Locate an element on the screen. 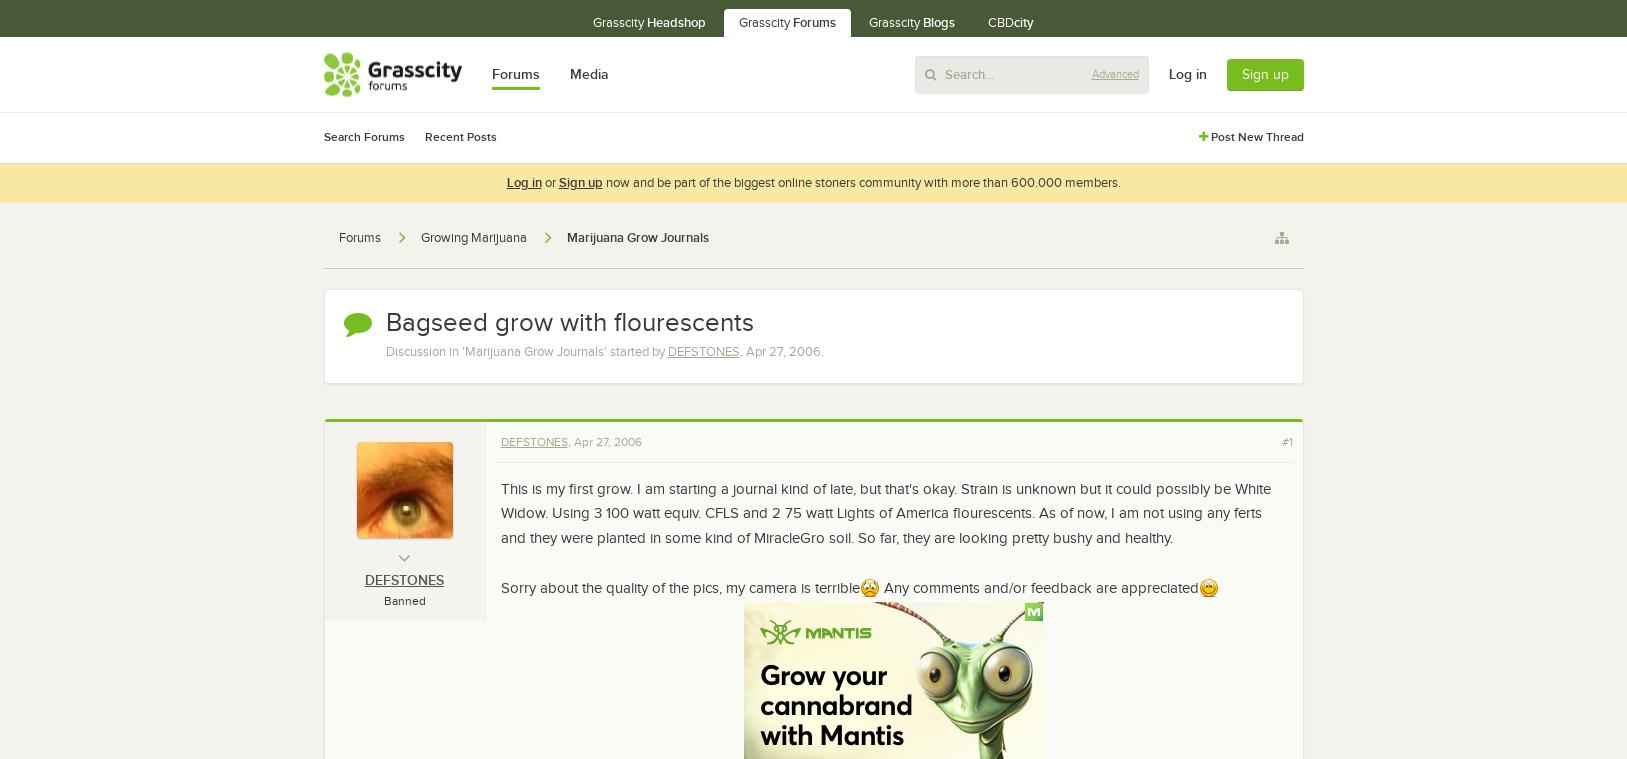 This screenshot has height=759, width=1627. 'now and be part of the biggest online stoners community with more than 600.000 members.' is located at coordinates (600, 182).